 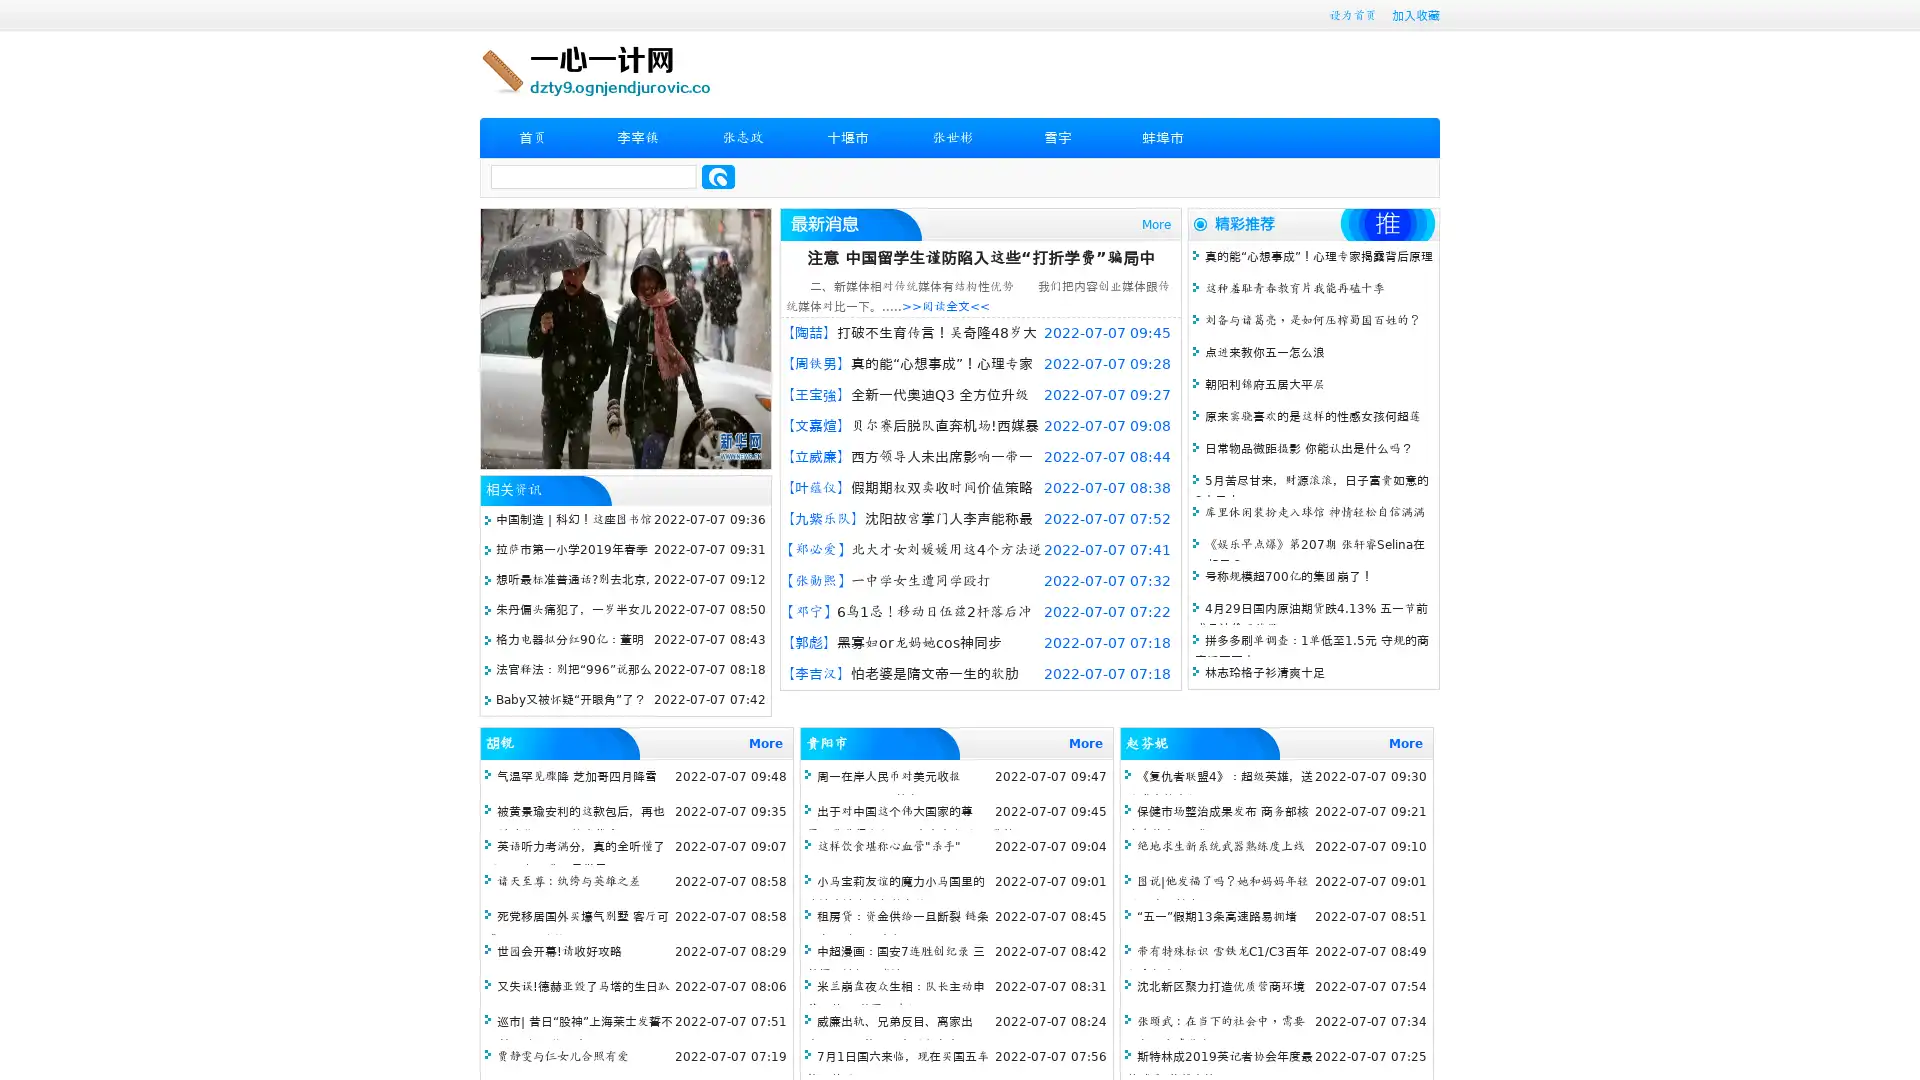 I want to click on Search, so click(x=718, y=176).